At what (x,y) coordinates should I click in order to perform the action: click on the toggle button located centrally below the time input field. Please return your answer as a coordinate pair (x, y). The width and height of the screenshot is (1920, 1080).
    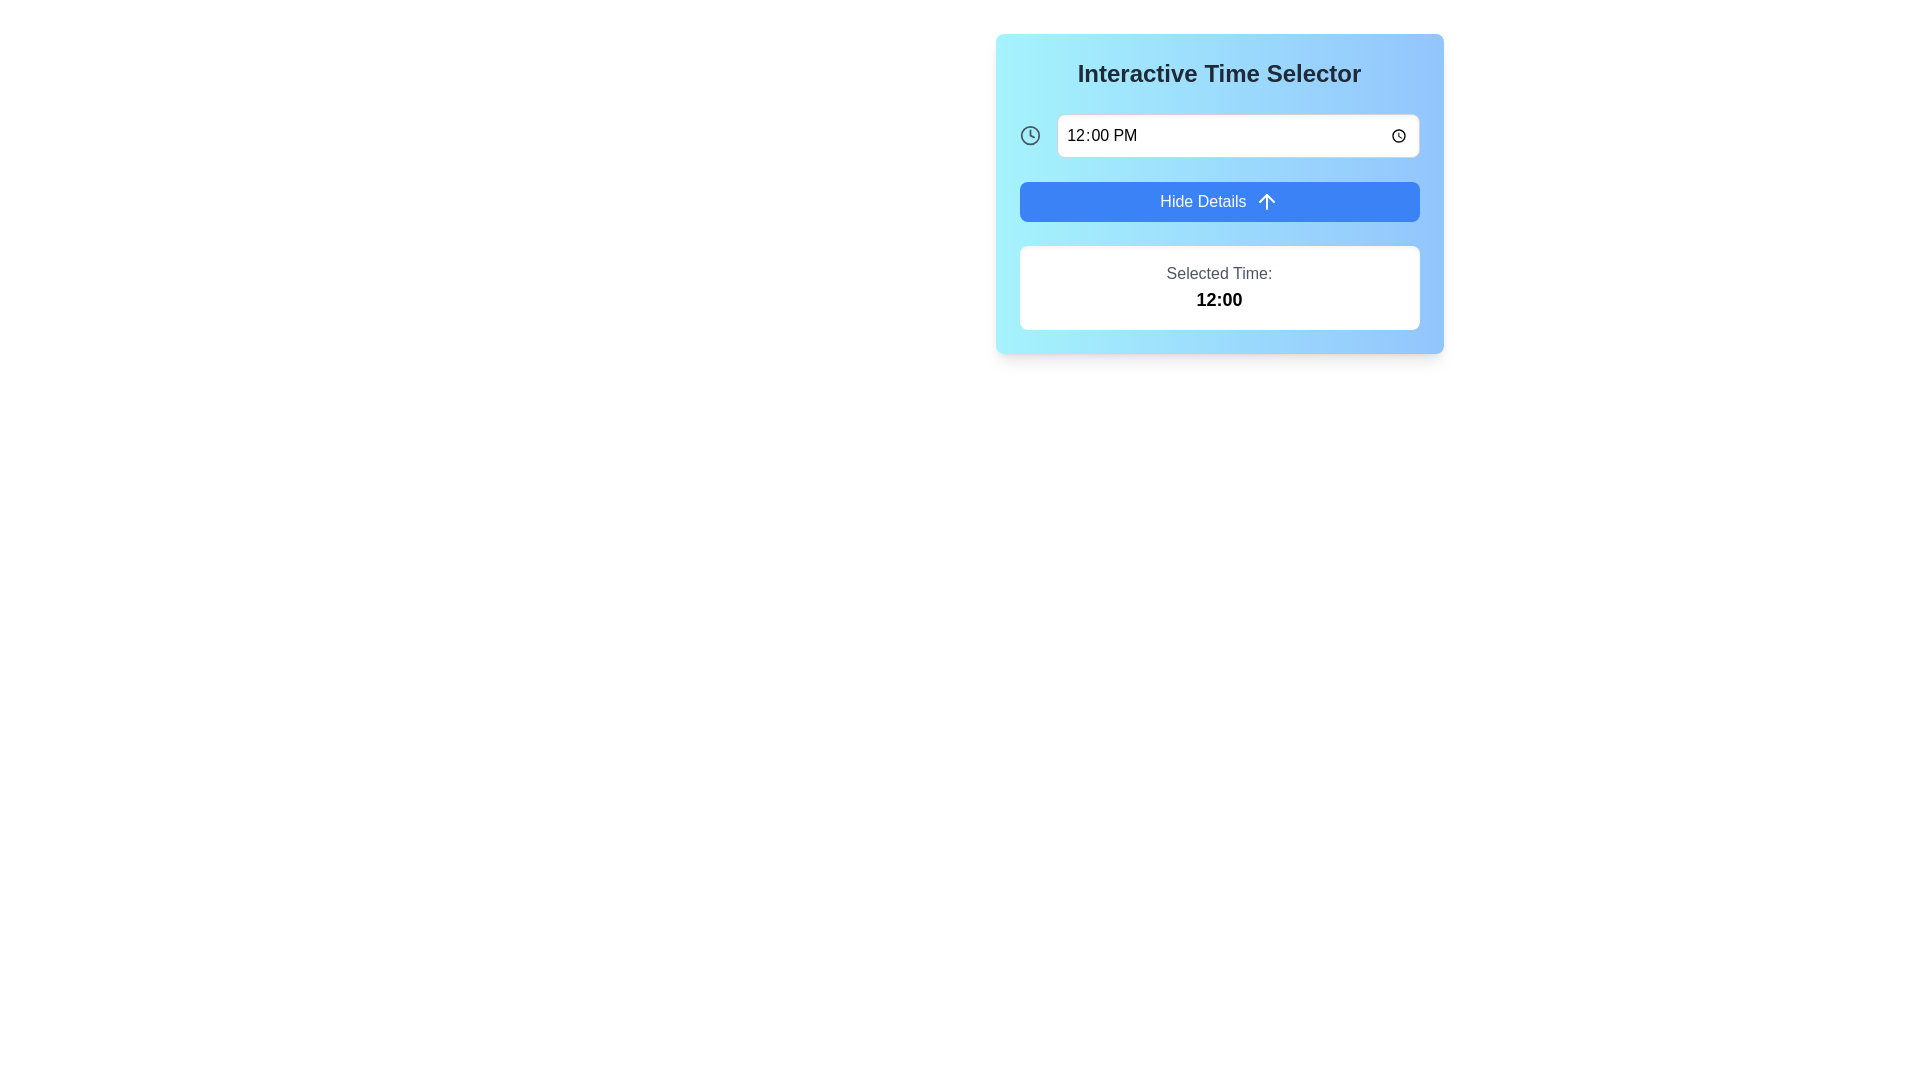
    Looking at the image, I should click on (1218, 193).